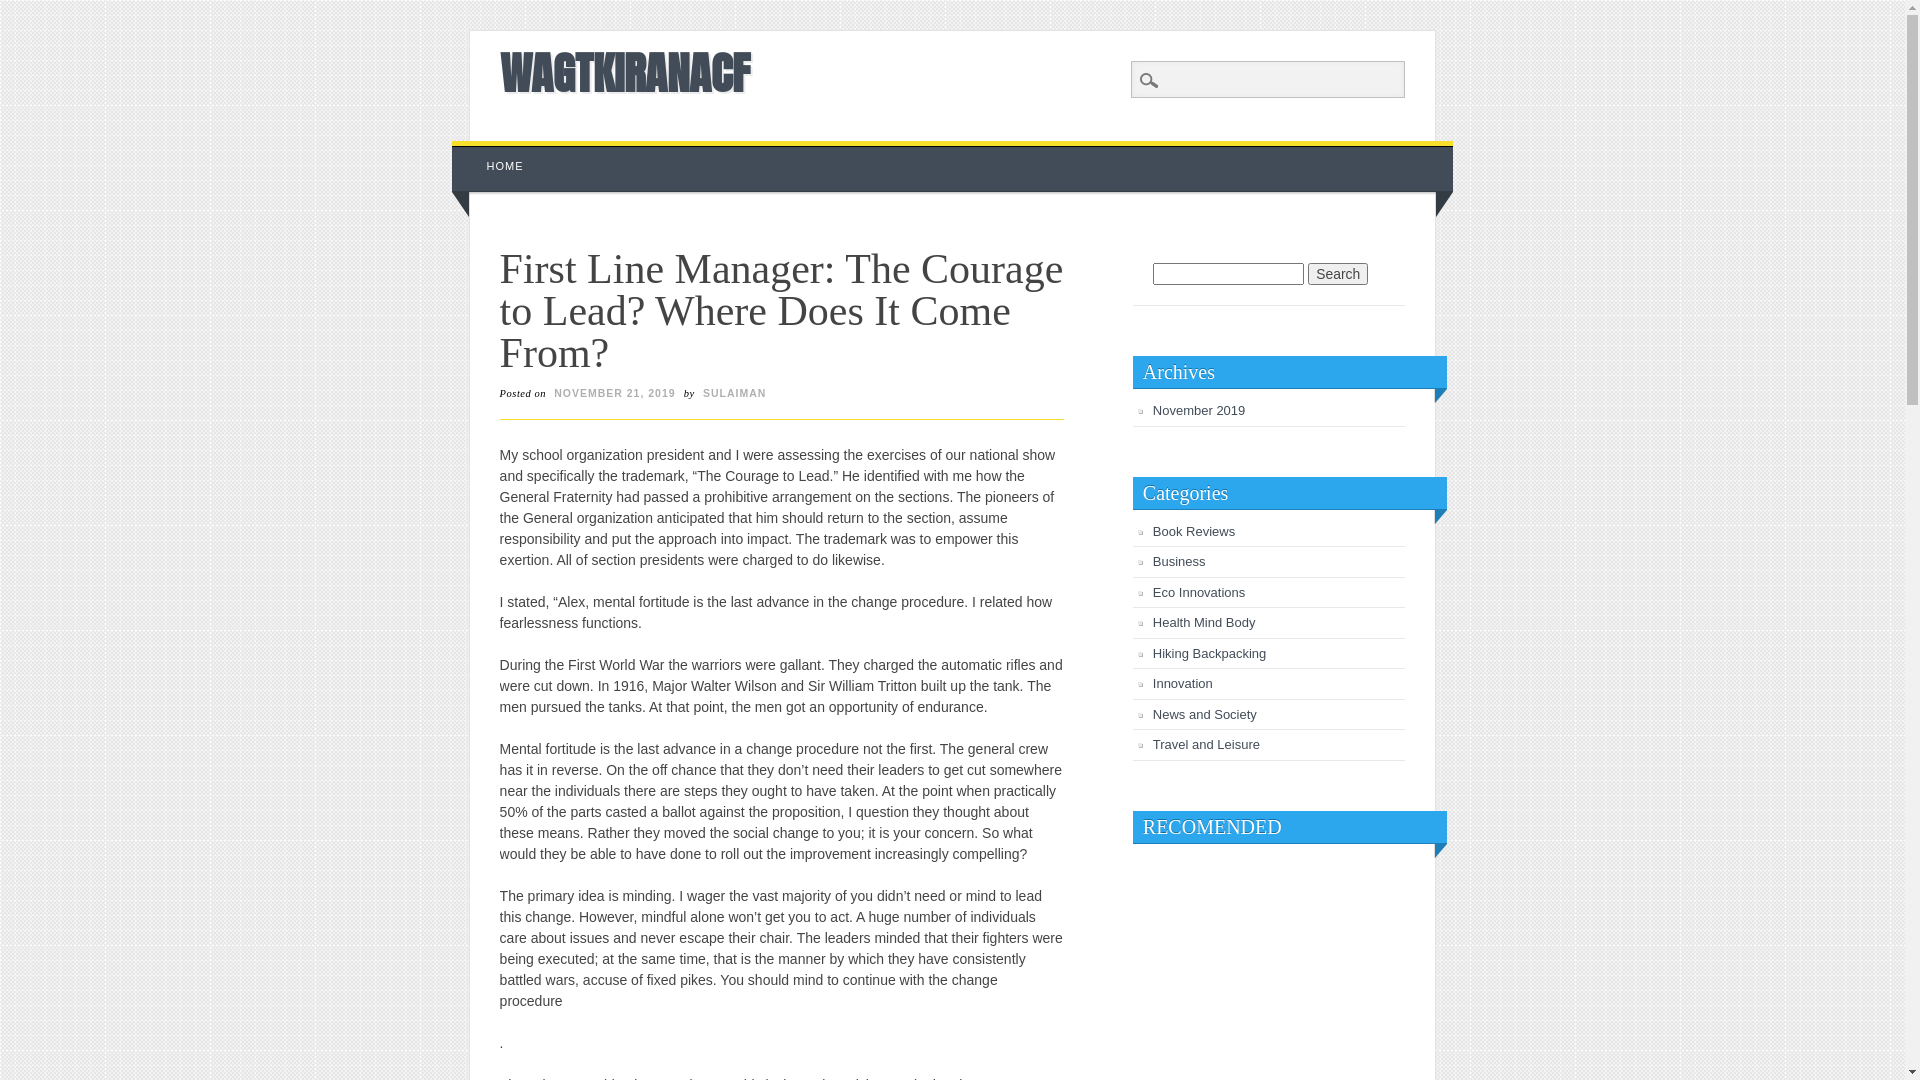 The height and width of the screenshot is (1080, 1920). Describe the element at coordinates (1152, 744) in the screenshot. I see `'Travel and Leisure'` at that location.